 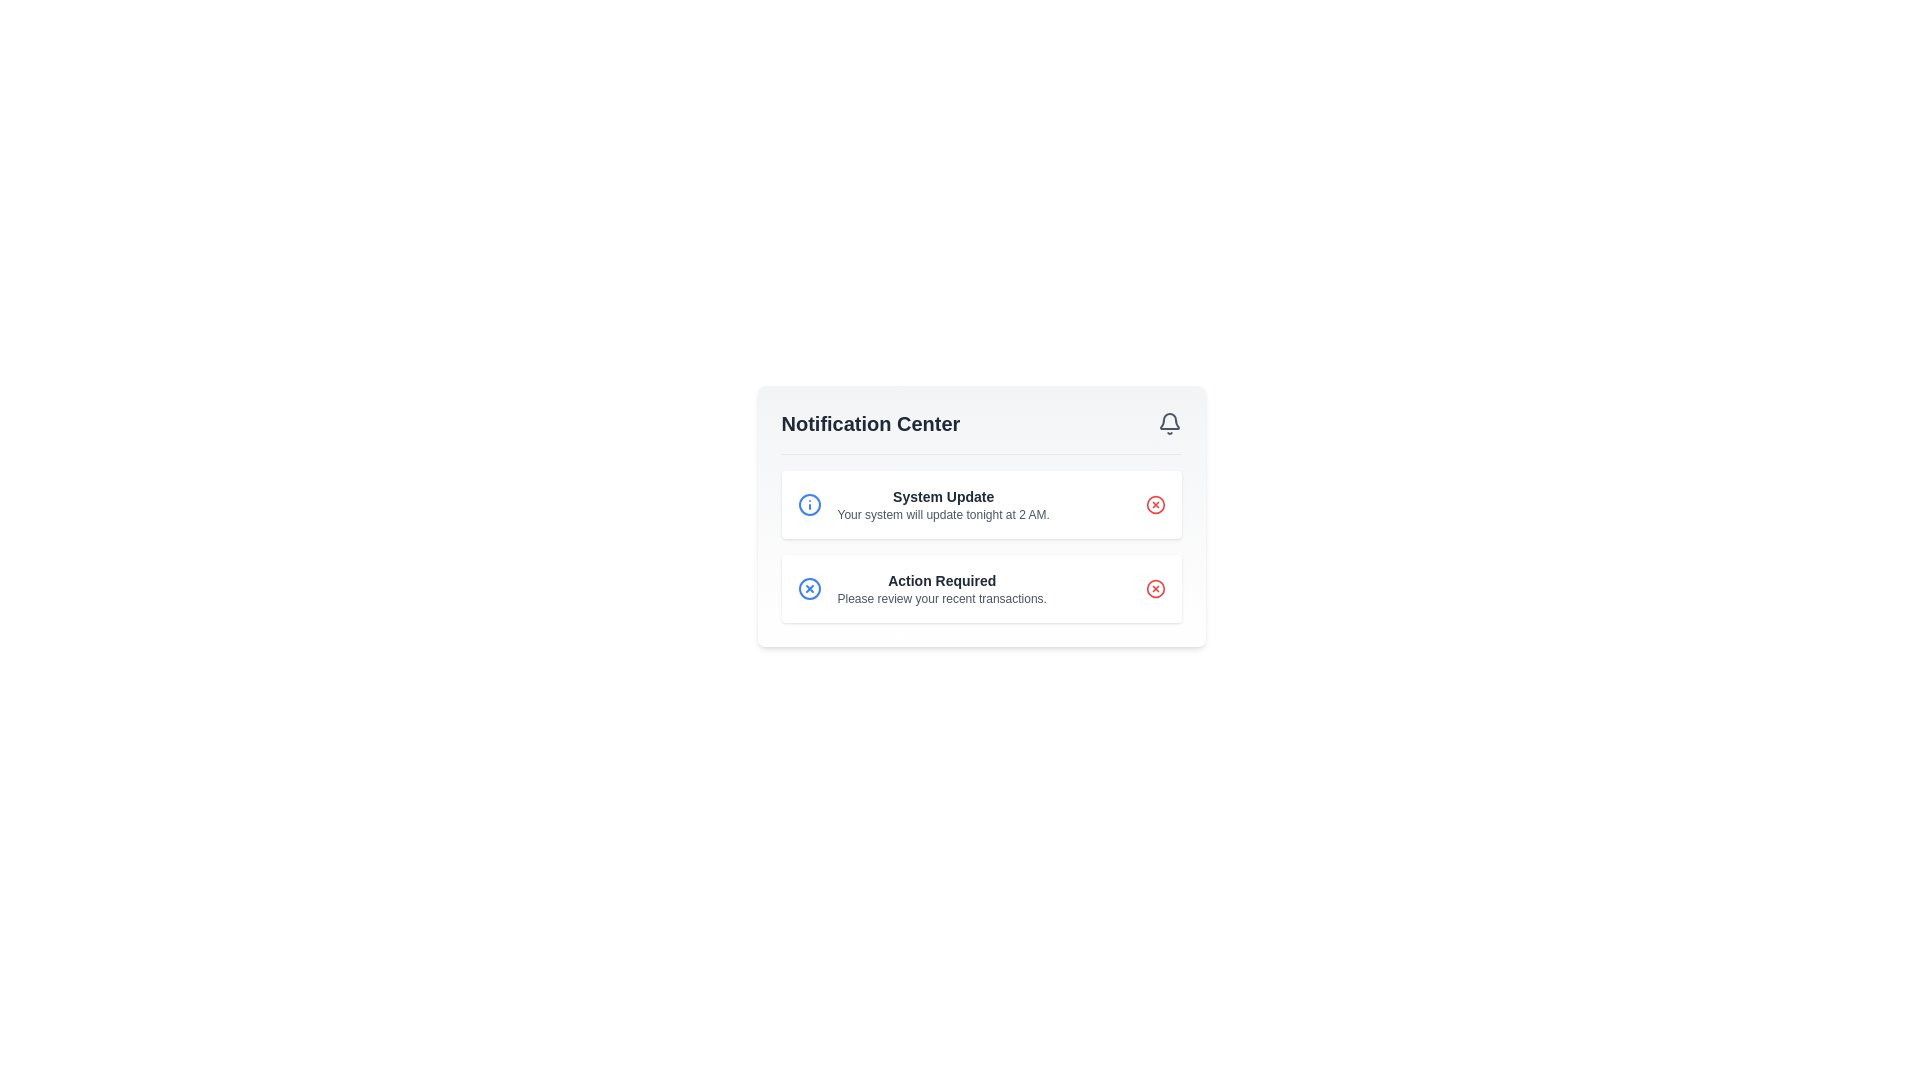 What do you see at coordinates (809, 588) in the screenshot?
I see `the interactive icon located to the right of the 'Action Required' description within the second actionable item of the notification center` at bounding box center [809, 588].